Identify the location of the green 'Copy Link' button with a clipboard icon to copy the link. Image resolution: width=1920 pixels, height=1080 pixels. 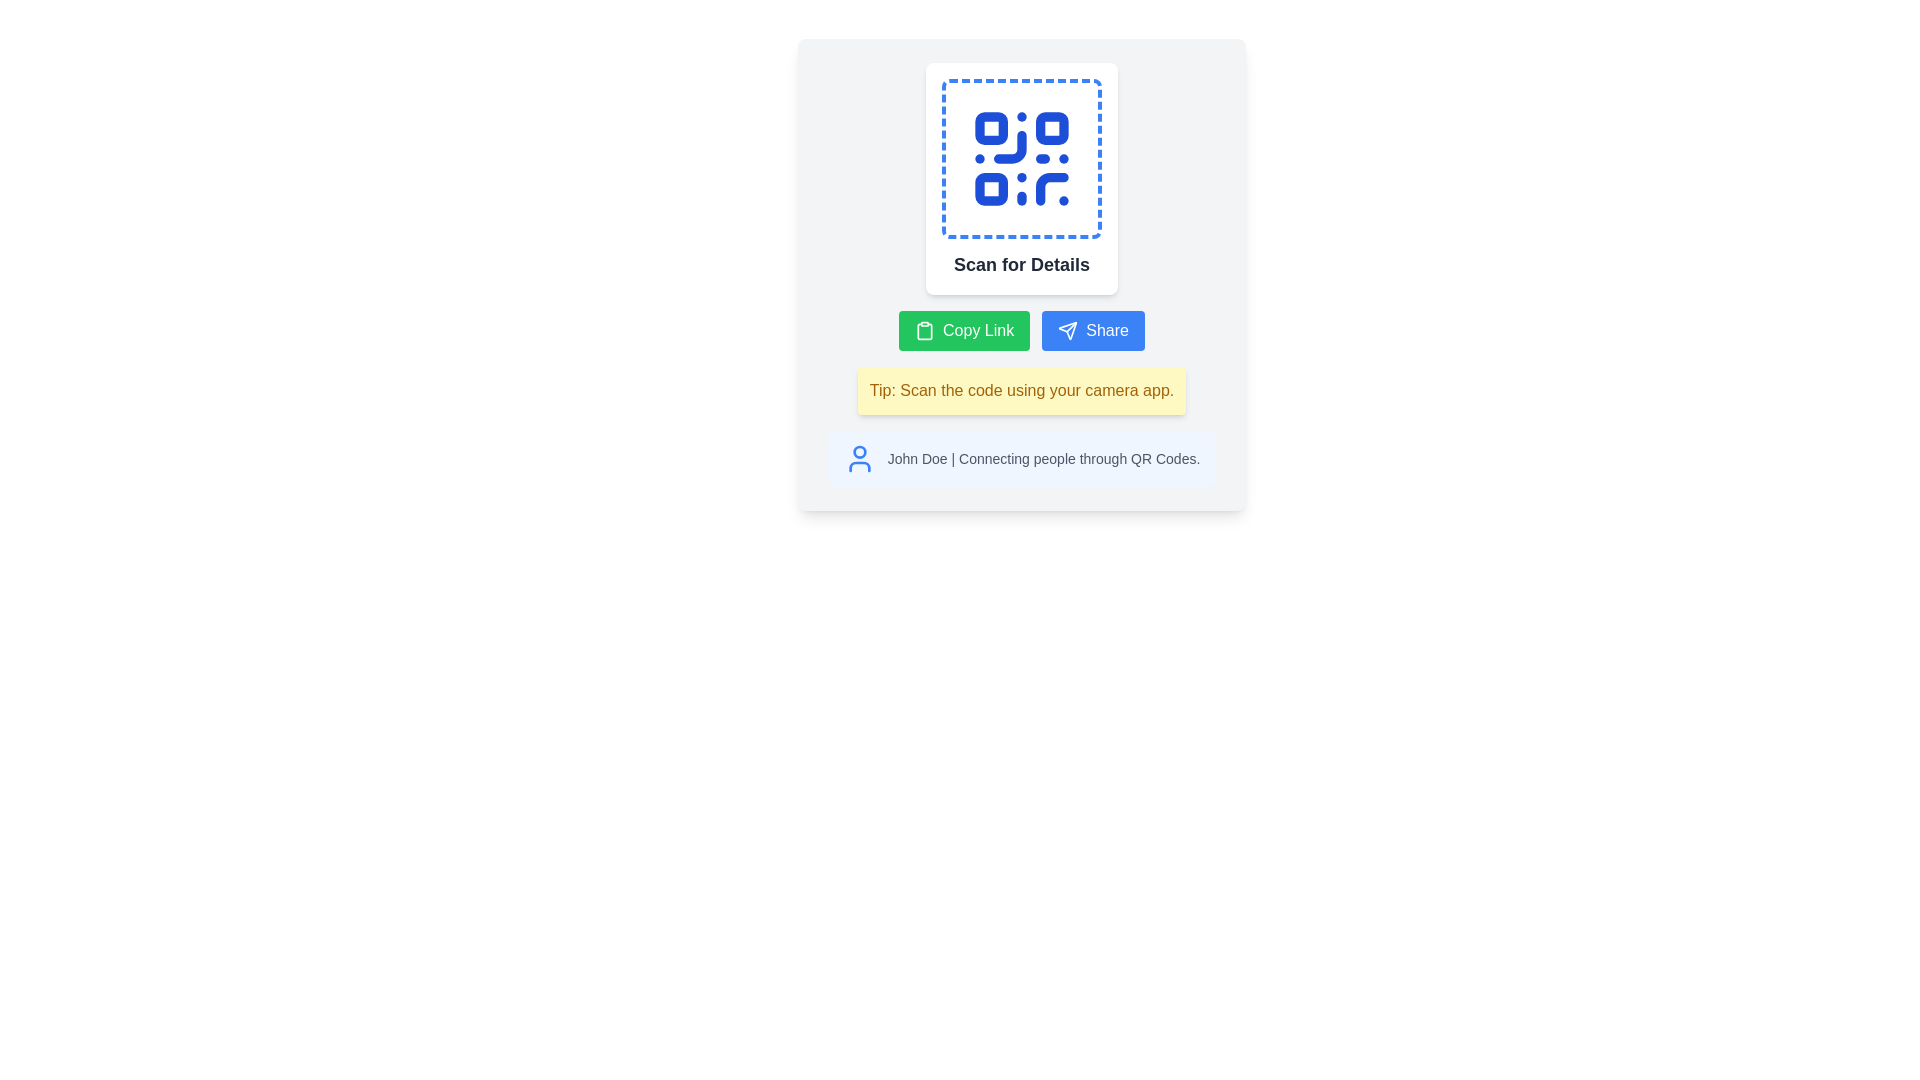
(964, 330).